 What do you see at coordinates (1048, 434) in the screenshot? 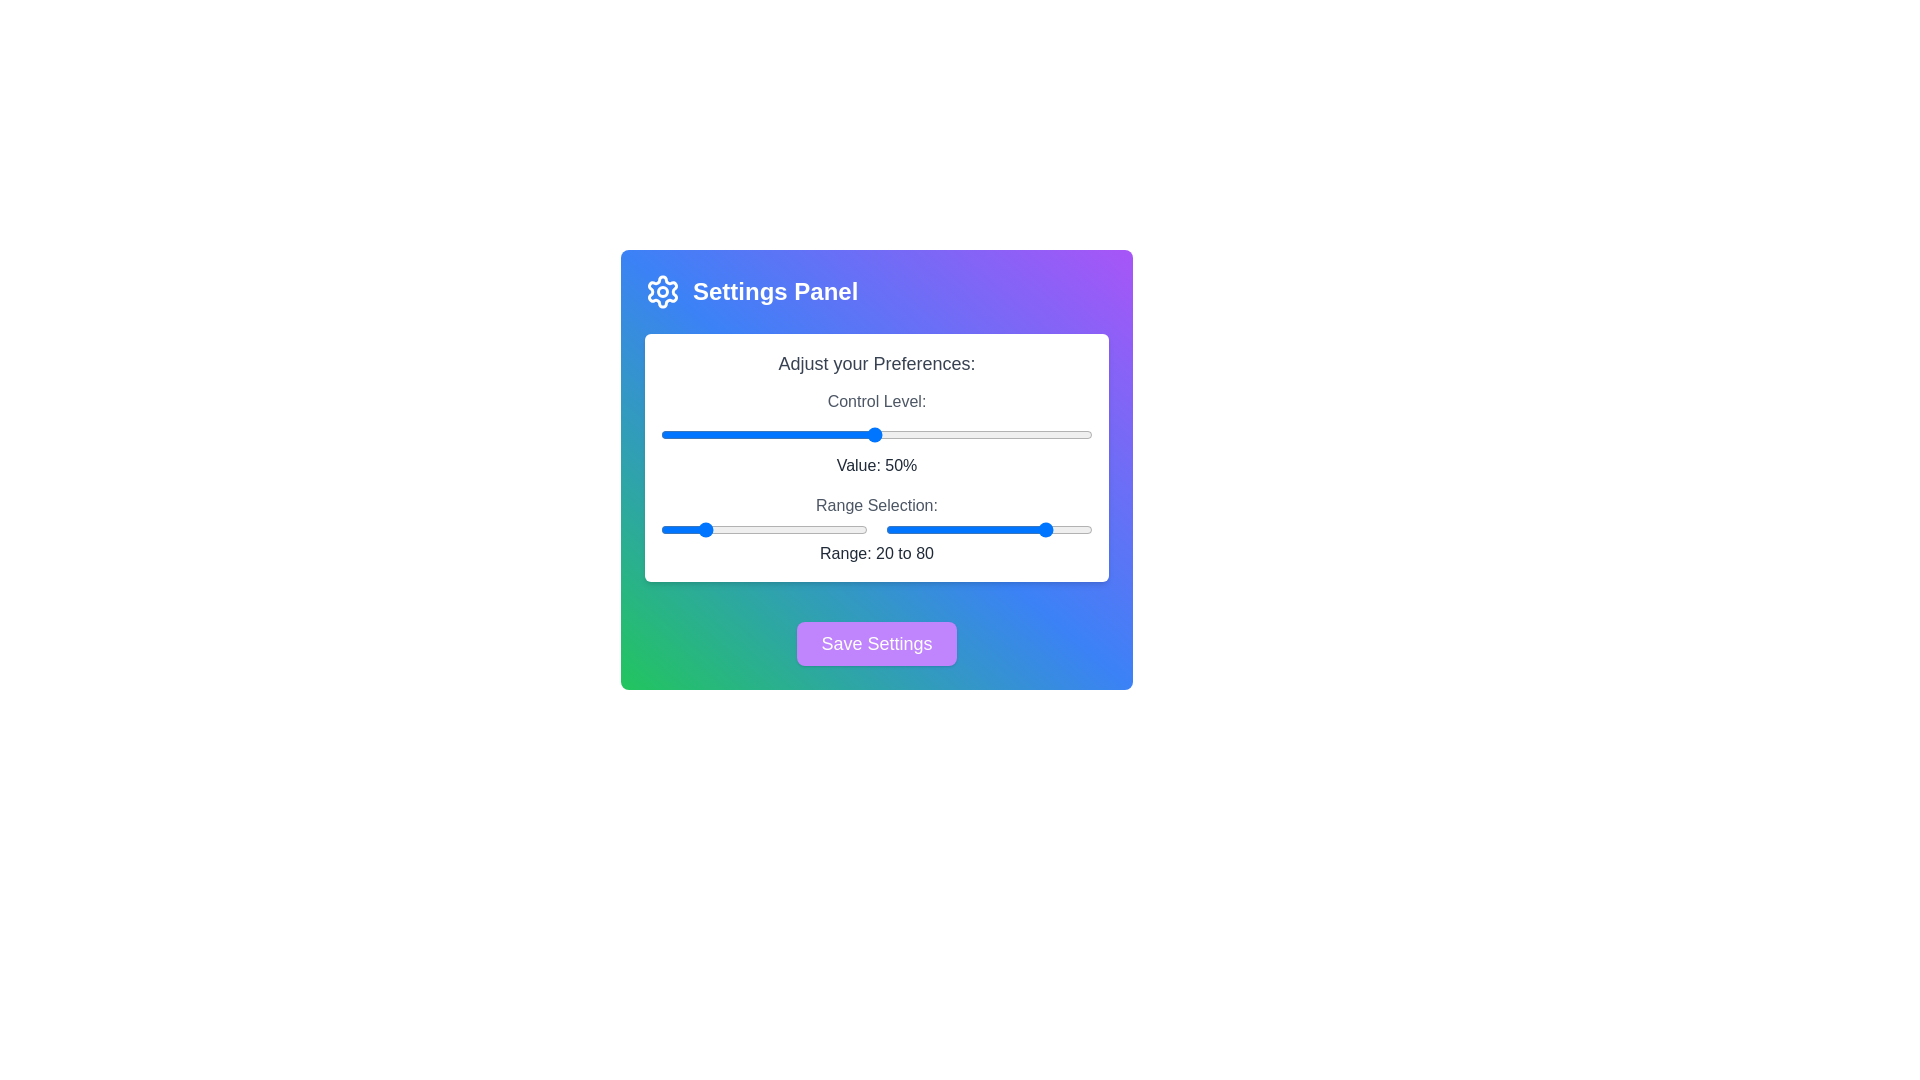
I see `the control level` at bounding box center [1048, 434].